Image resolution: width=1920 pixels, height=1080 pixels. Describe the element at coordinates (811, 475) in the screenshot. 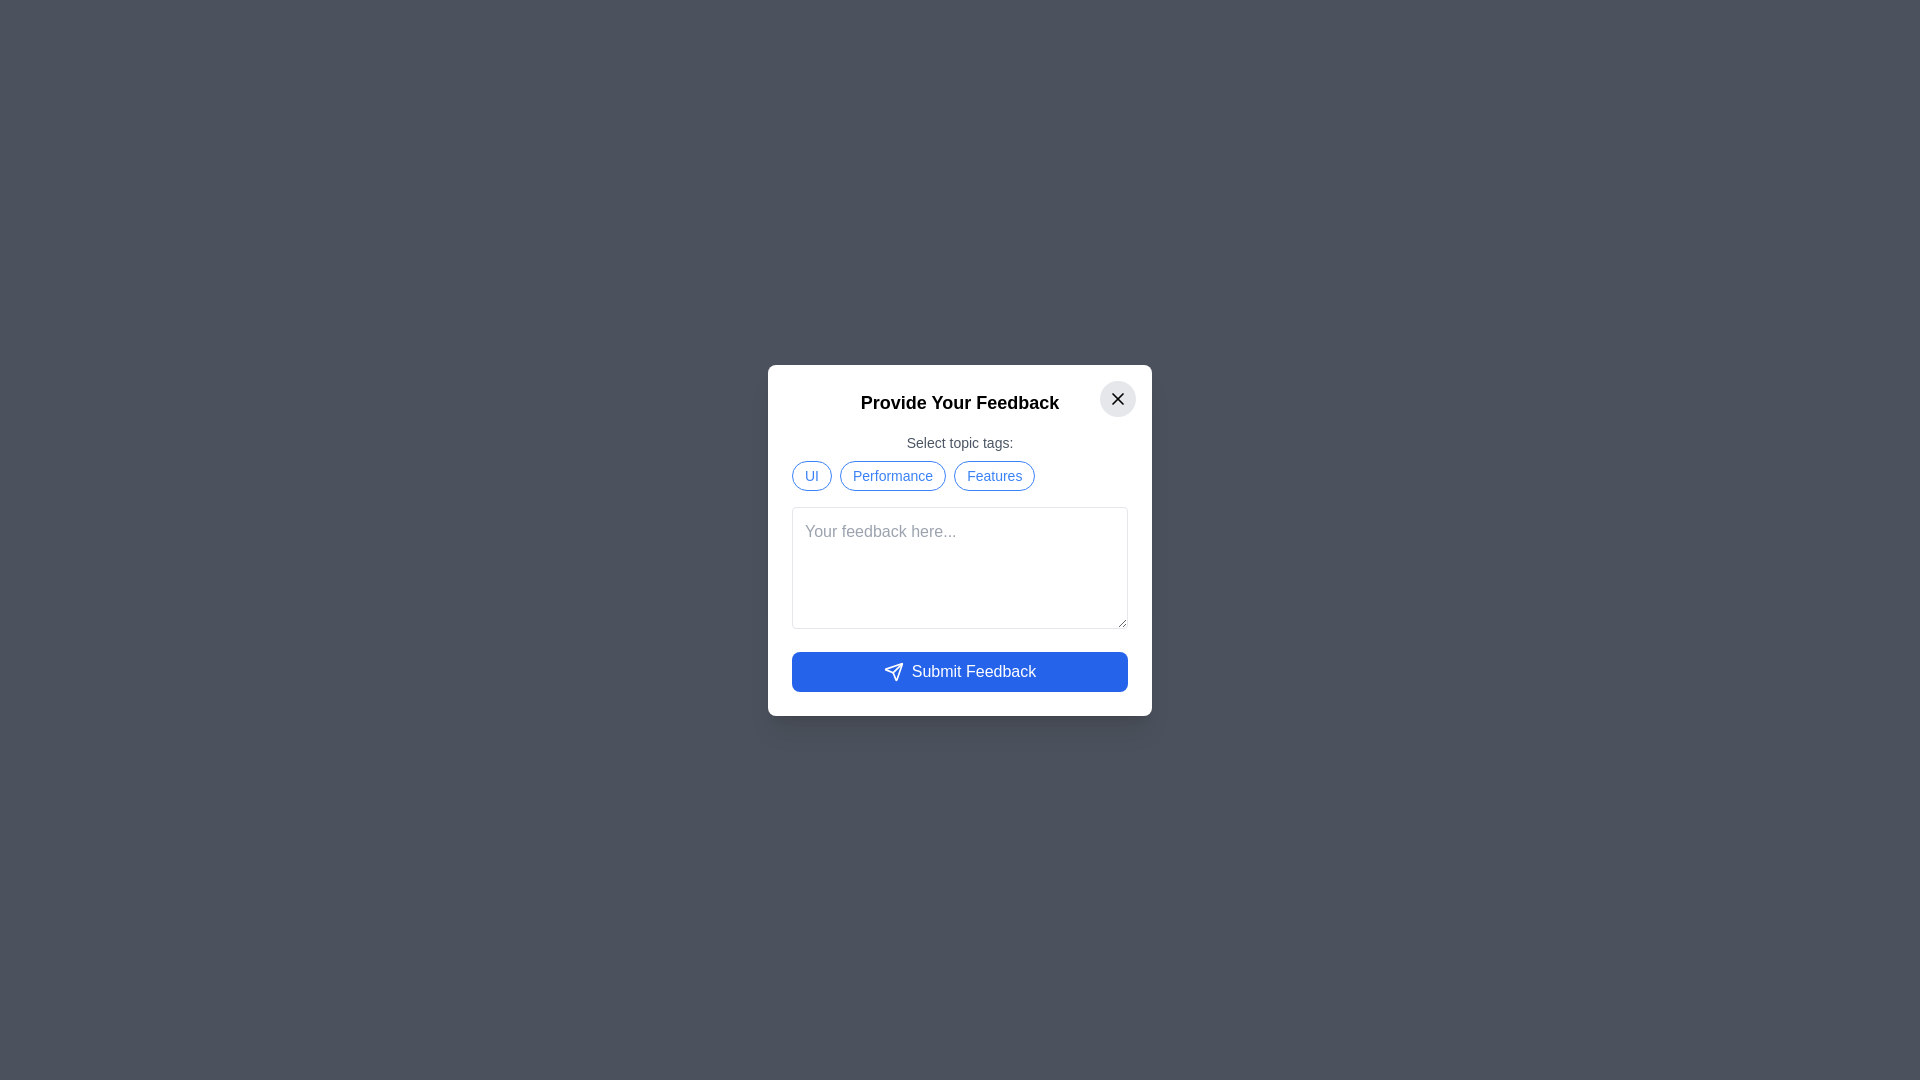

I see `the feedback tag labeled UI` at that location.